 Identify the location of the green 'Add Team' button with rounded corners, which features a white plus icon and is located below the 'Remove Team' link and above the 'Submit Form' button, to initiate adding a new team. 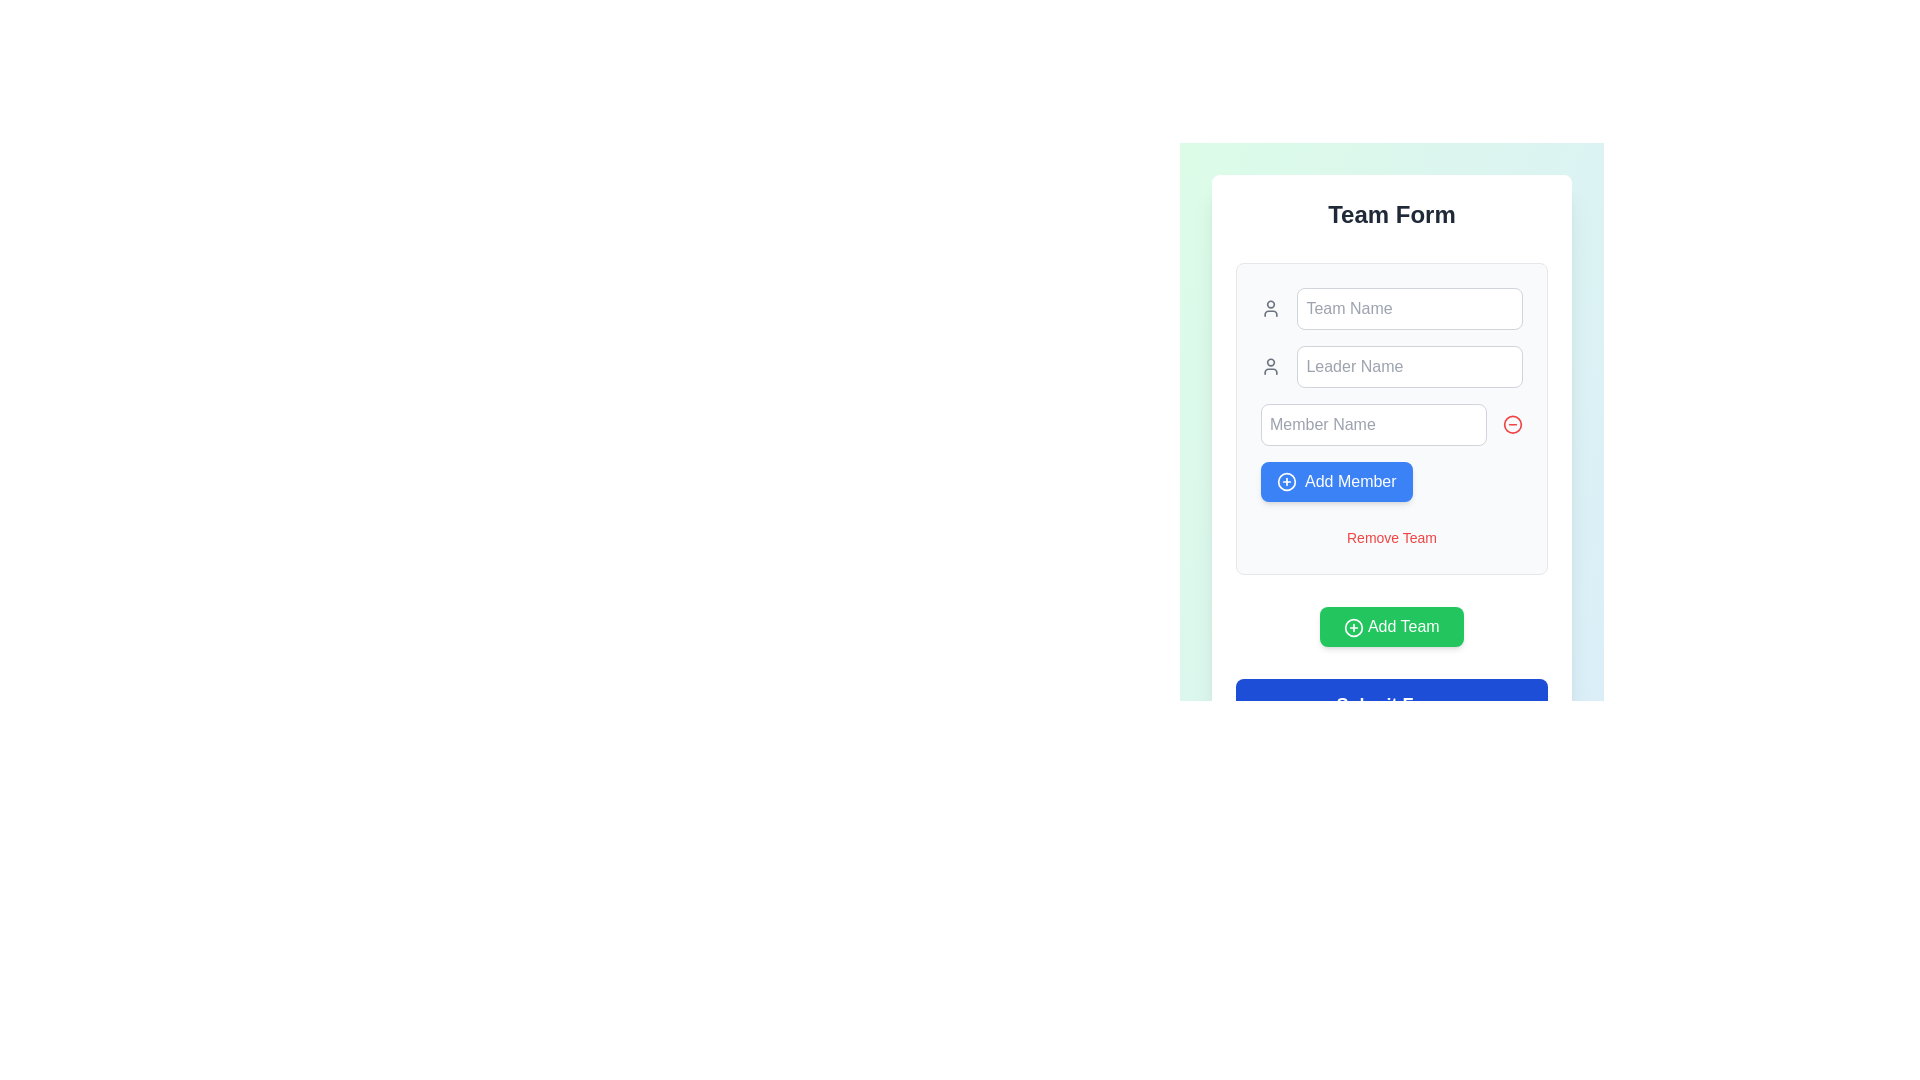
(1391, 626).